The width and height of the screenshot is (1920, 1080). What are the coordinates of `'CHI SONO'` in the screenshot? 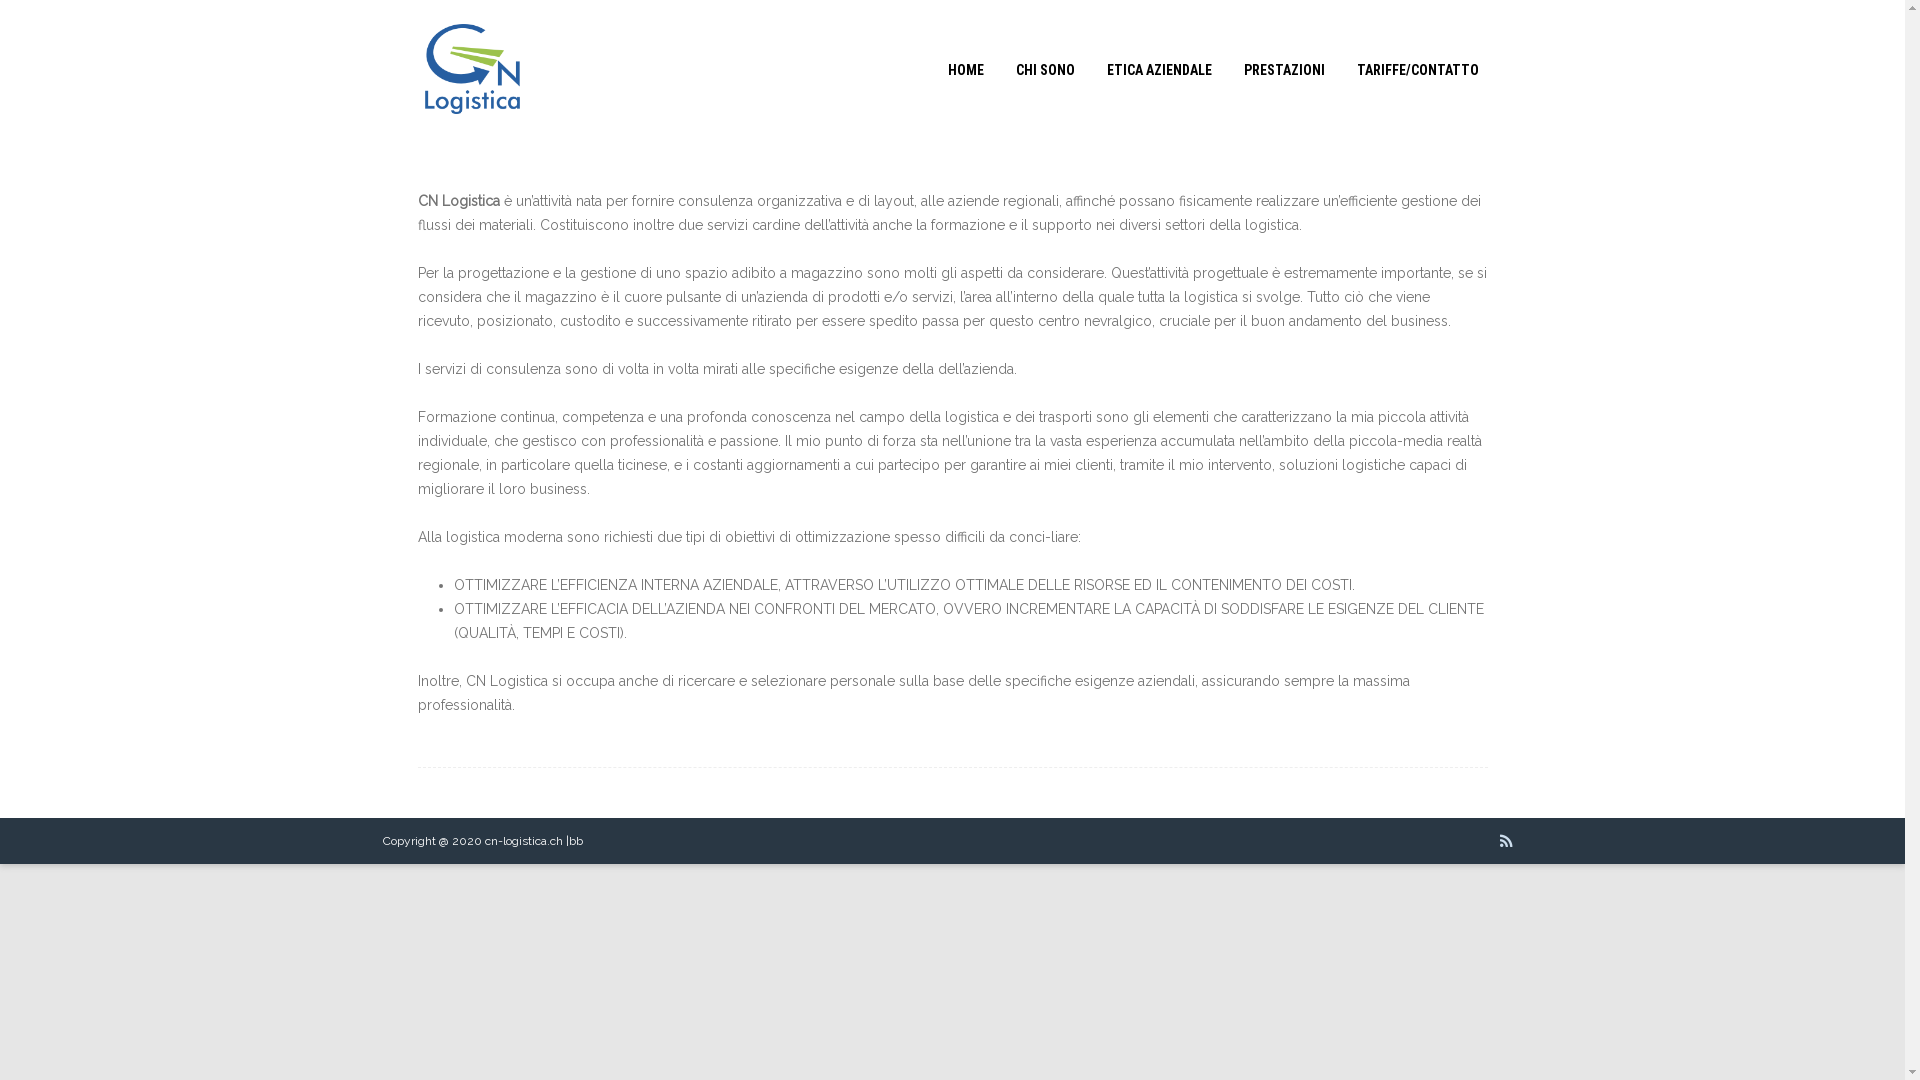 It's located at (999, 68).